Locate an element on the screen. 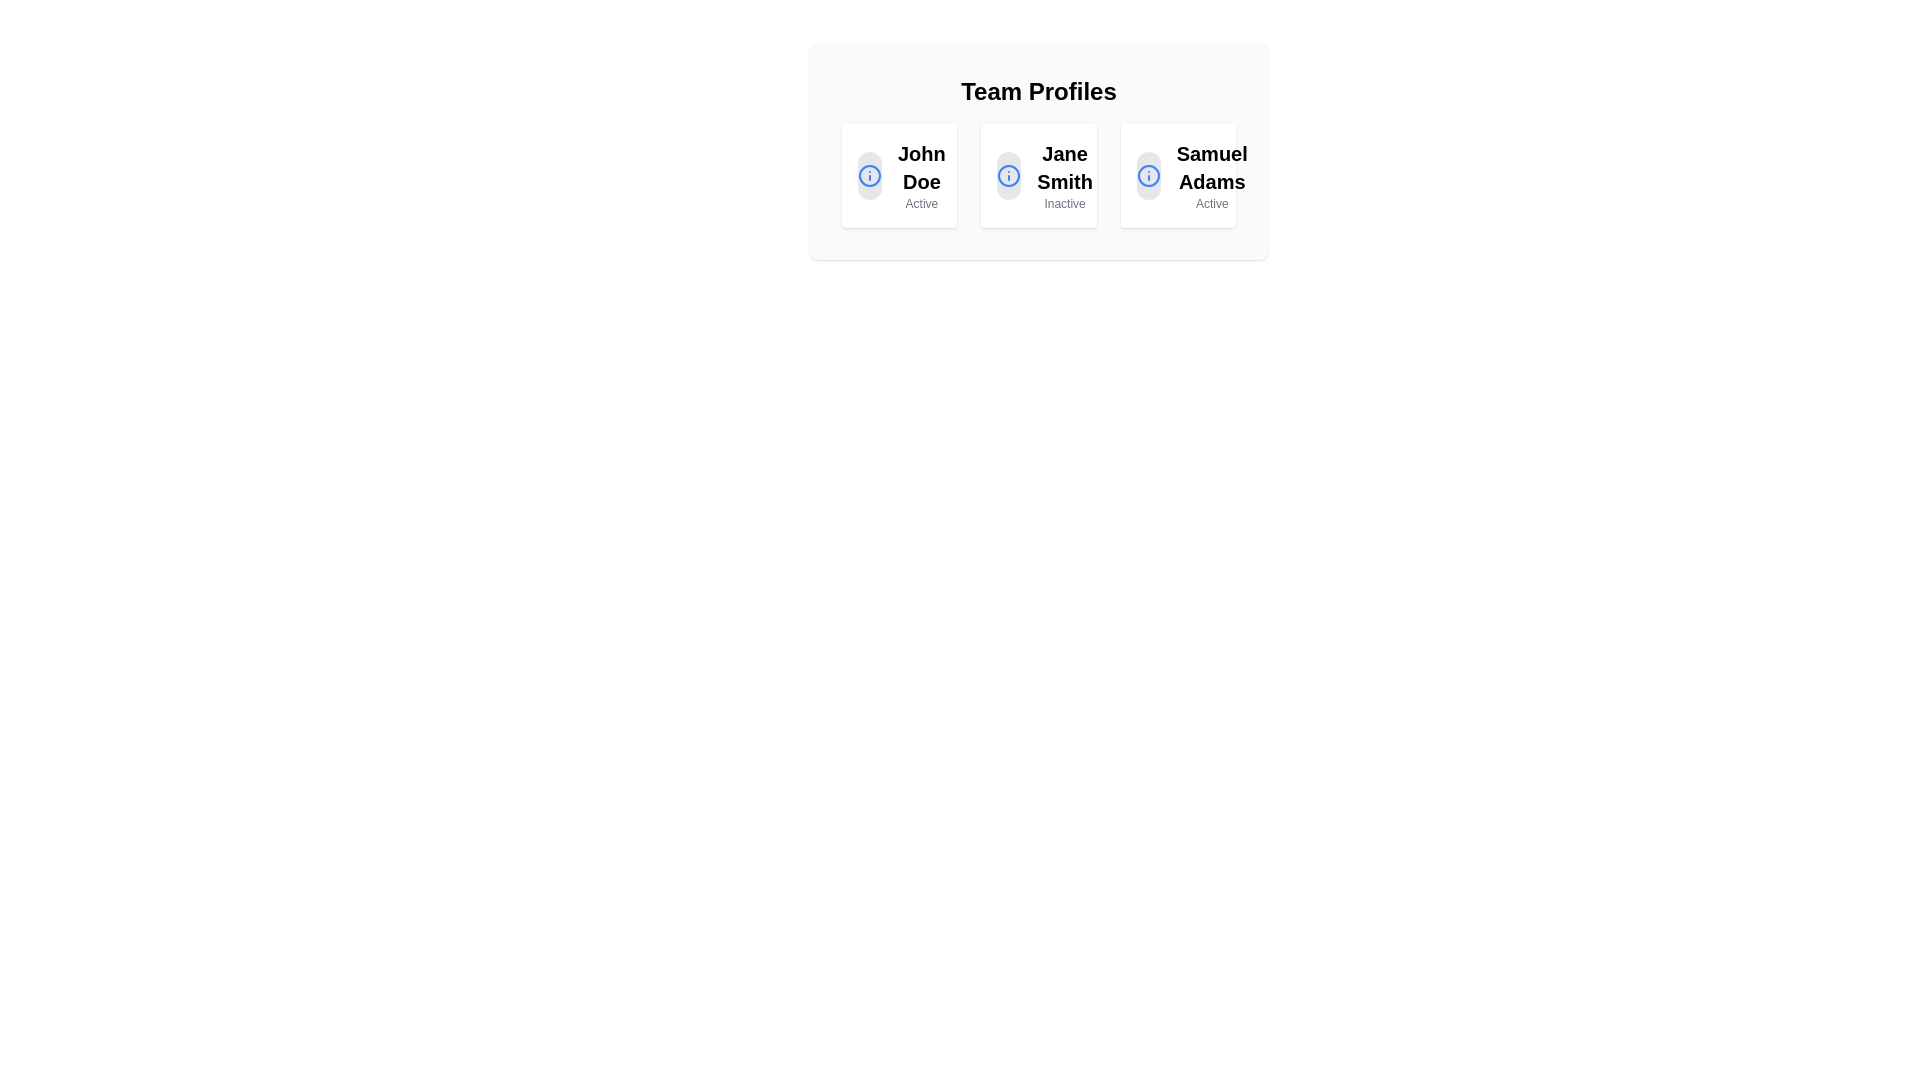  the label displaying the user's name with the status 'Inactive', located in the second card beneath 'Team Profiles' is located at coordinates (1064, 175).